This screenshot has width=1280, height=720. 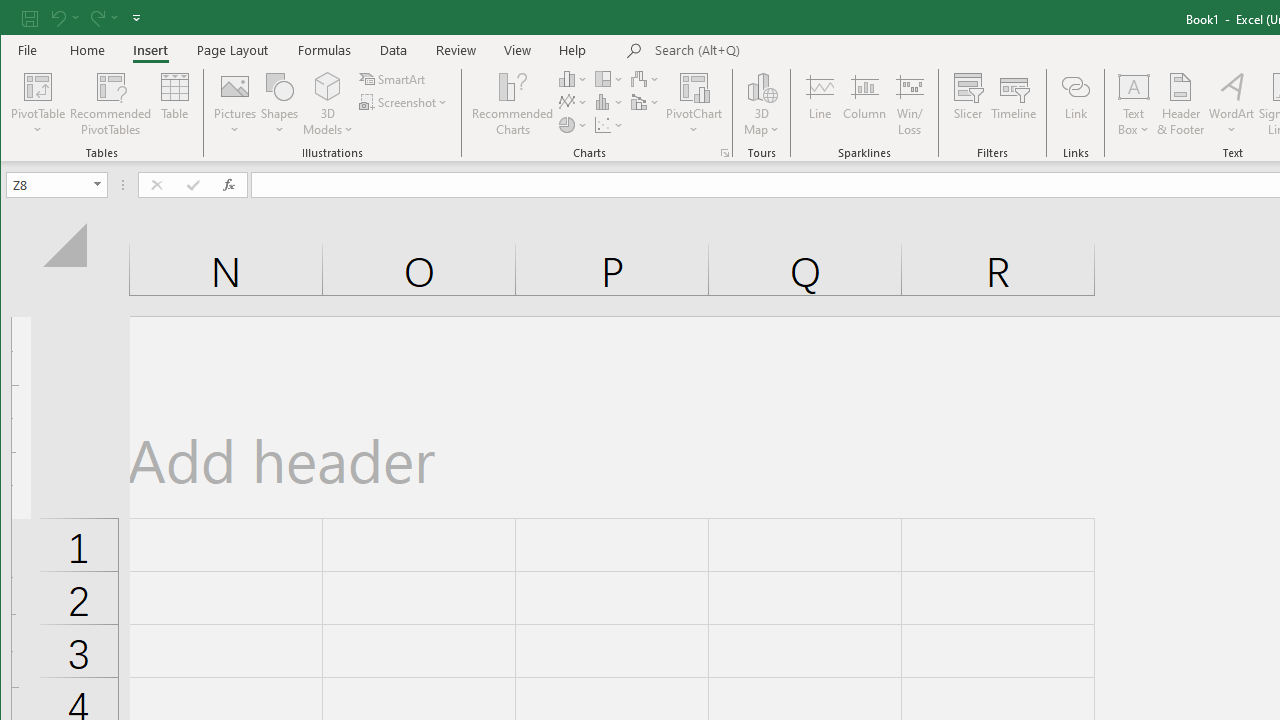 I want to click on 'Insert Statistic Chart', so click(x=608, y=102).